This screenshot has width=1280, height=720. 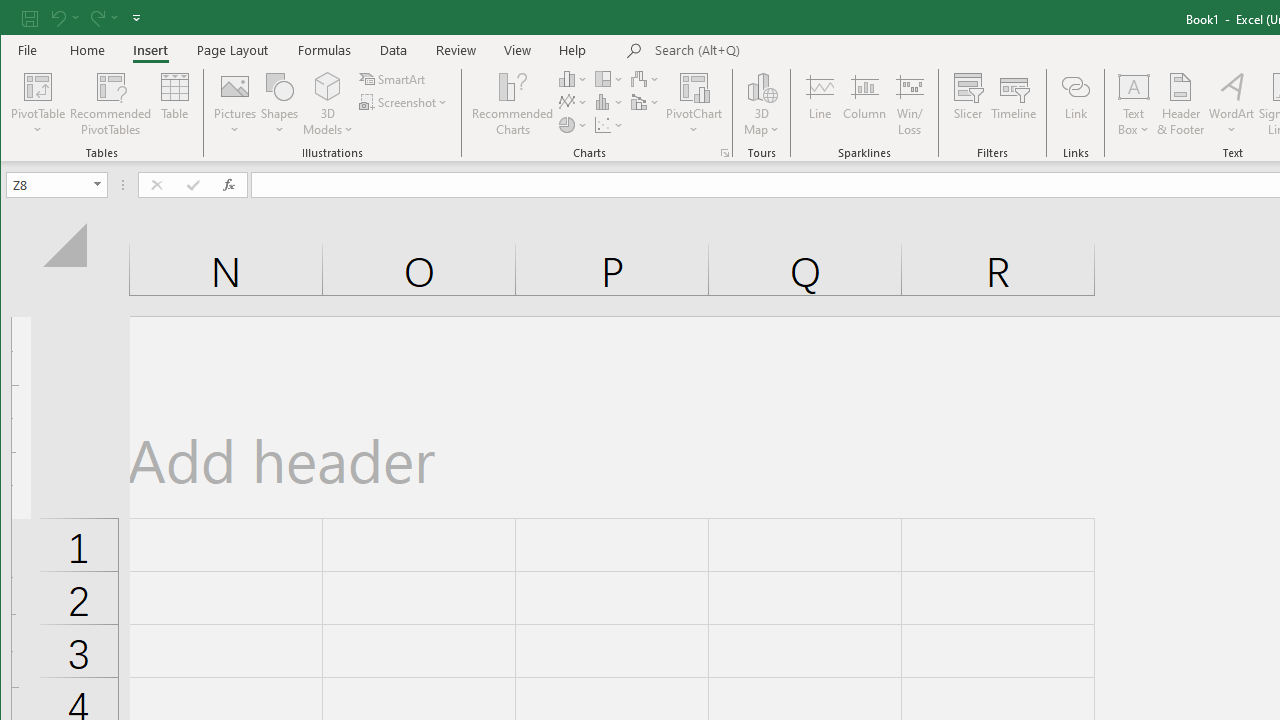 I want to click on 'Insert Statistic Chart', so click(x=608, y=102).